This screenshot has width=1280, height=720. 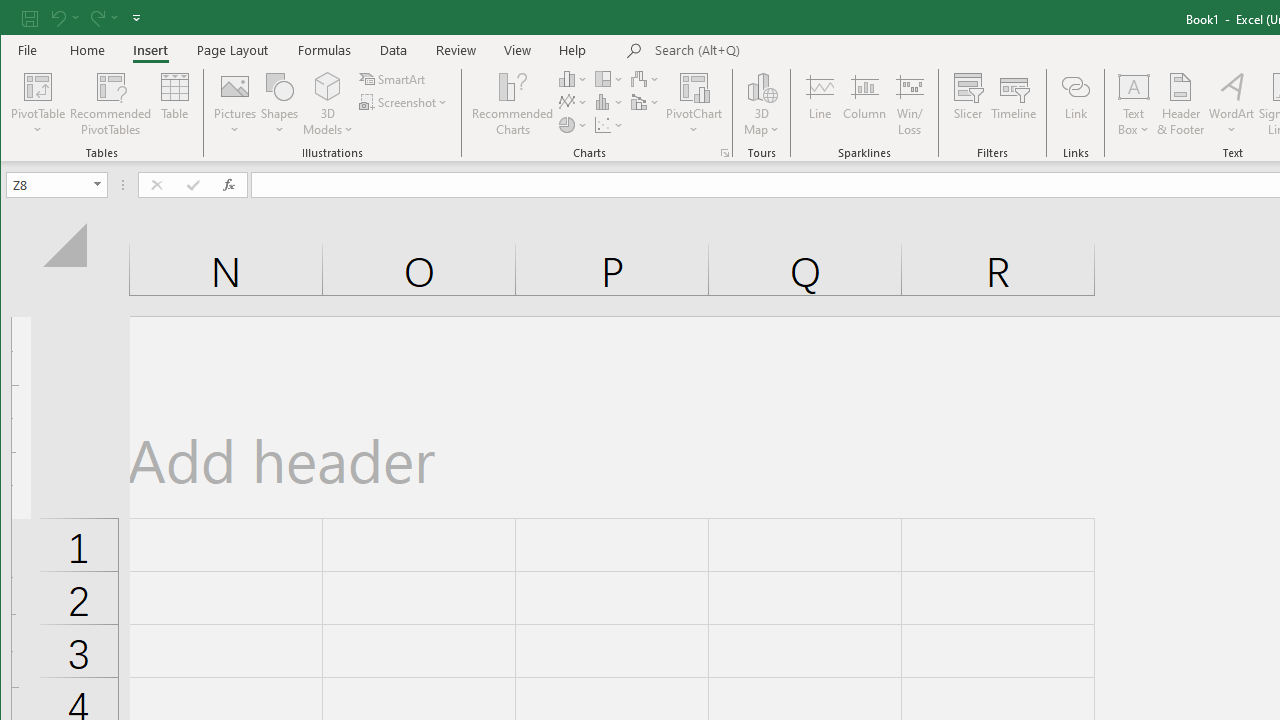 I want to click on 'Insert Statistic Chart', so click(x=608, y=102).